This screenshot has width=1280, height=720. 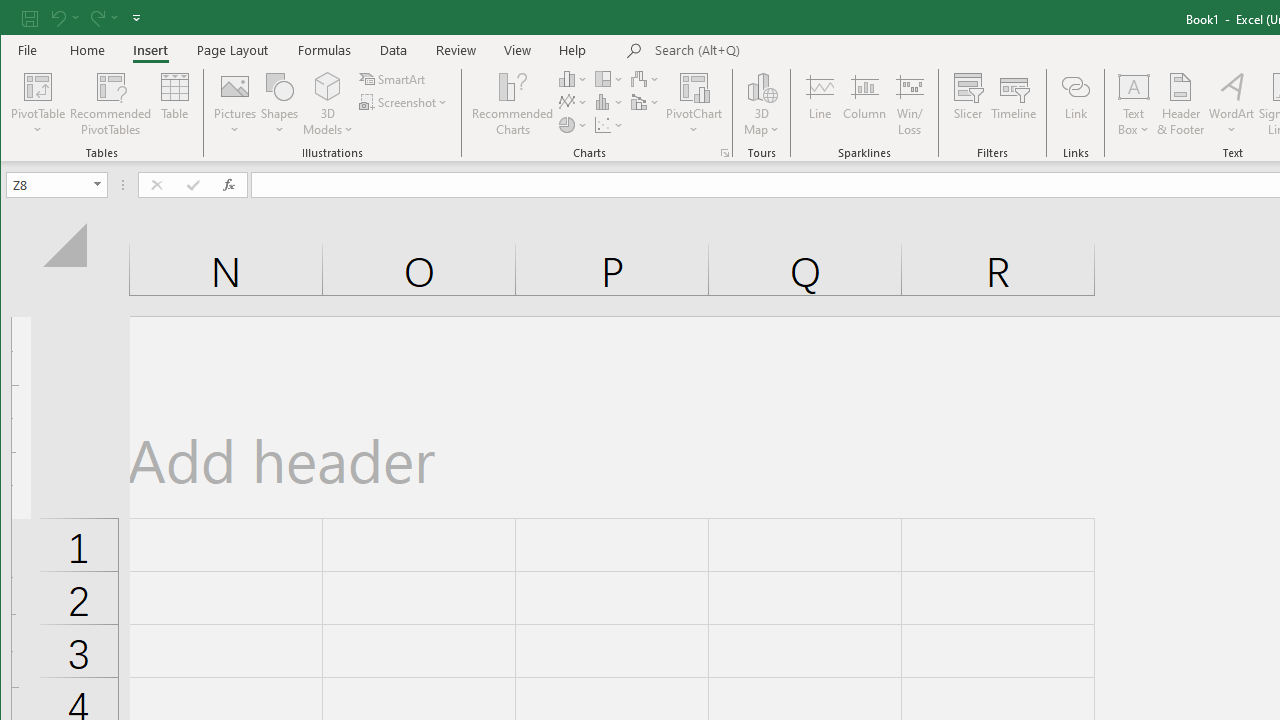 I want to click on 'Insert Statistic Chart', so click(x=608, y=102).